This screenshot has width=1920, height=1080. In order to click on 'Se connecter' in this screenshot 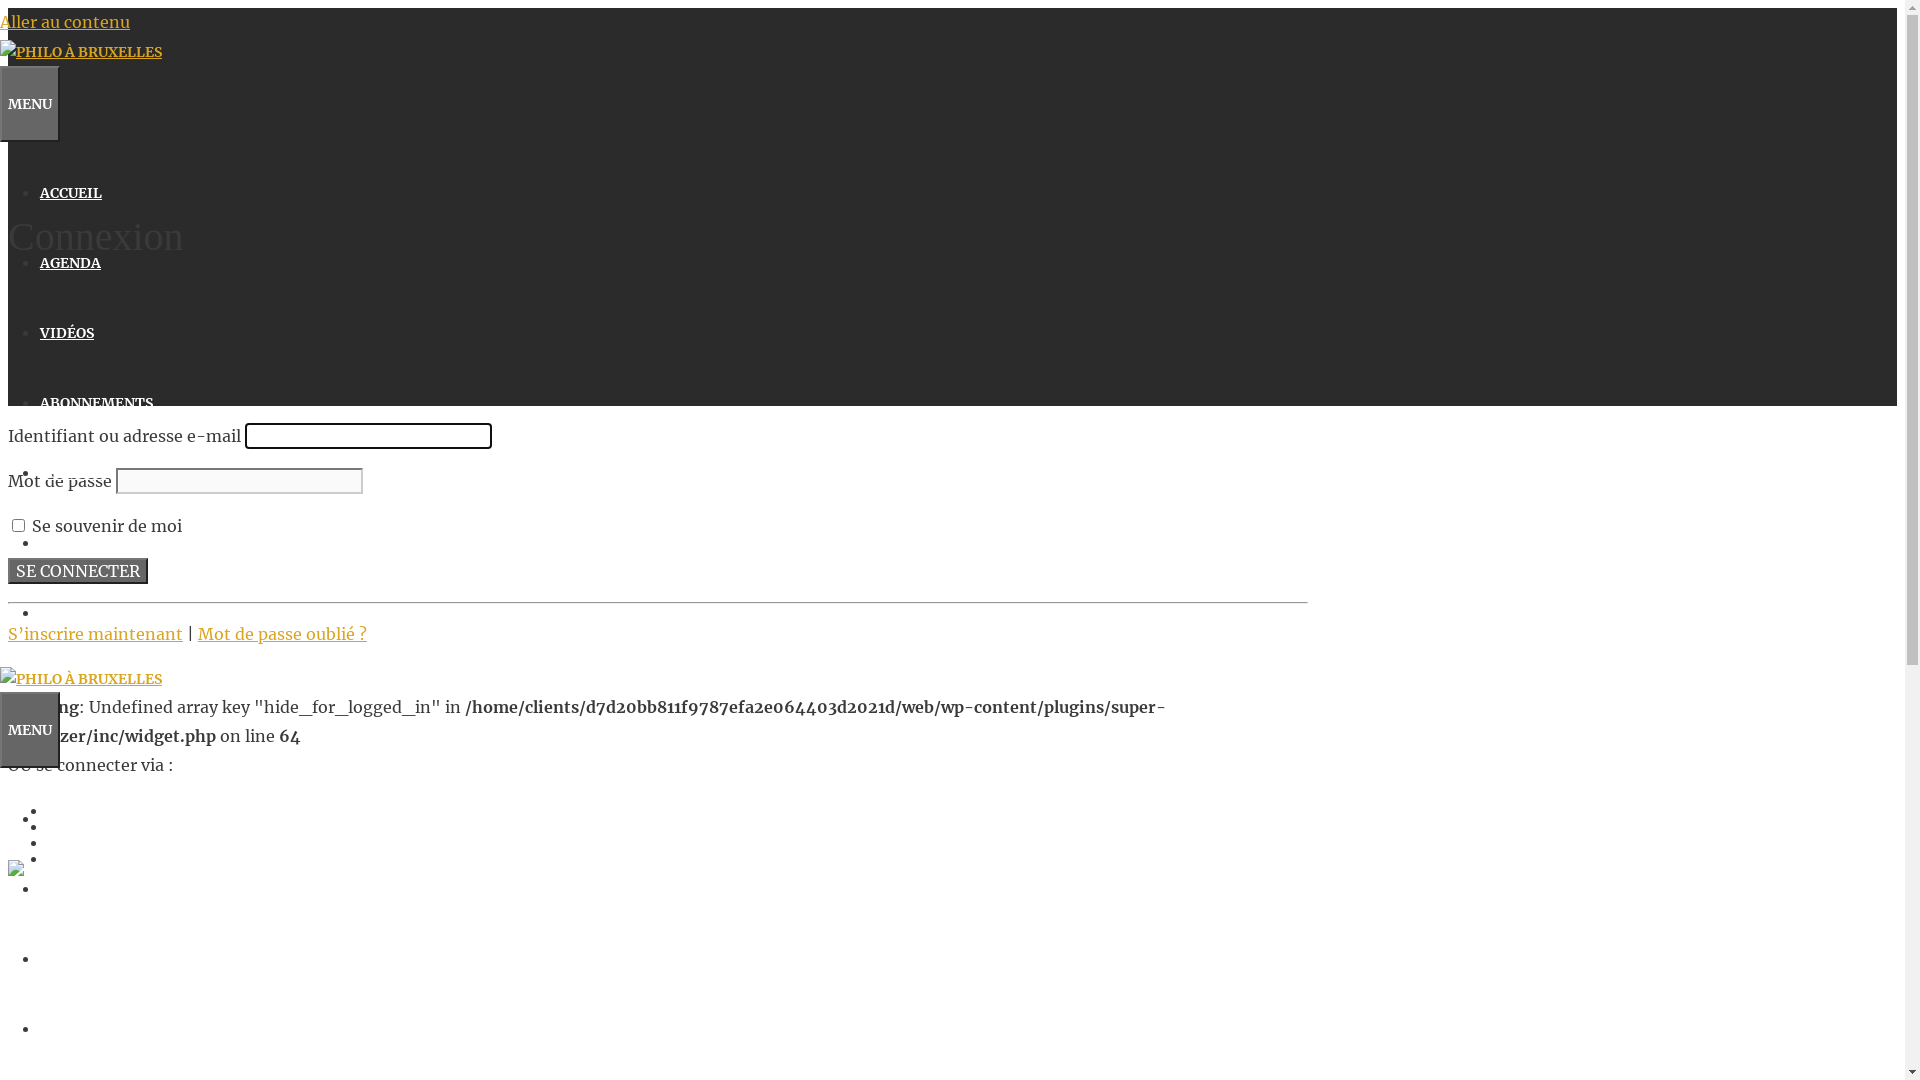, I will do `click(77, 570)`.